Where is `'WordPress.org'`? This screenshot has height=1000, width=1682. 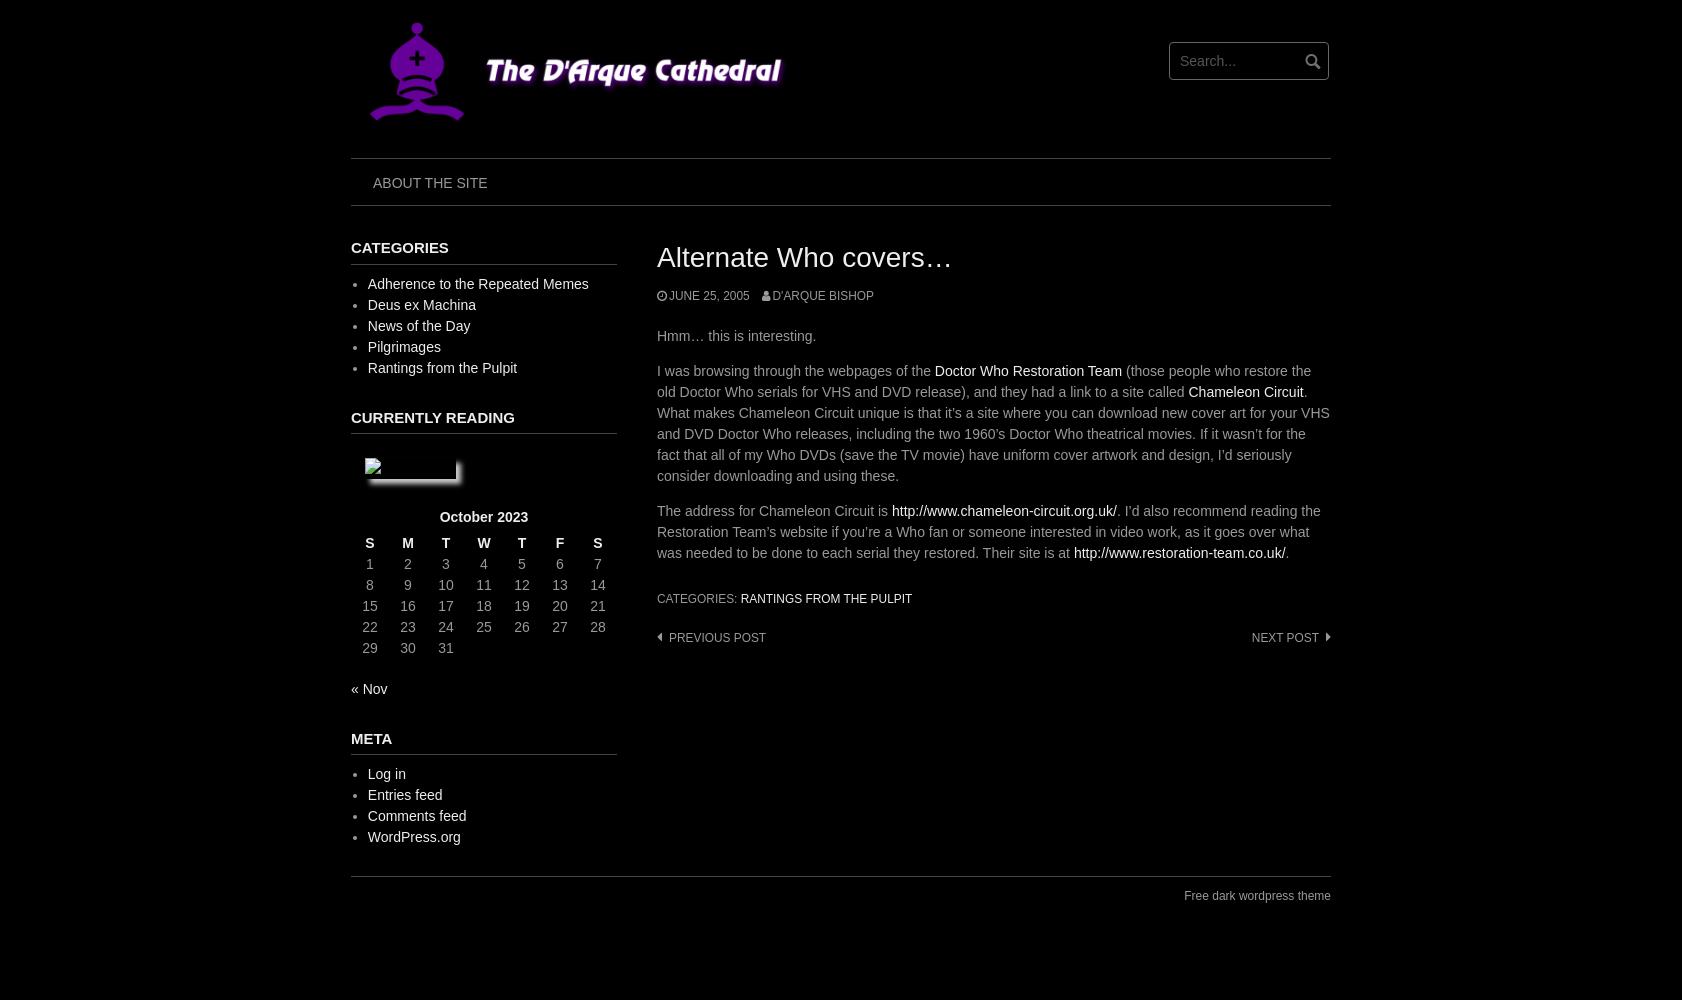
'WordPress.org' is located at coordinates (412, 836).